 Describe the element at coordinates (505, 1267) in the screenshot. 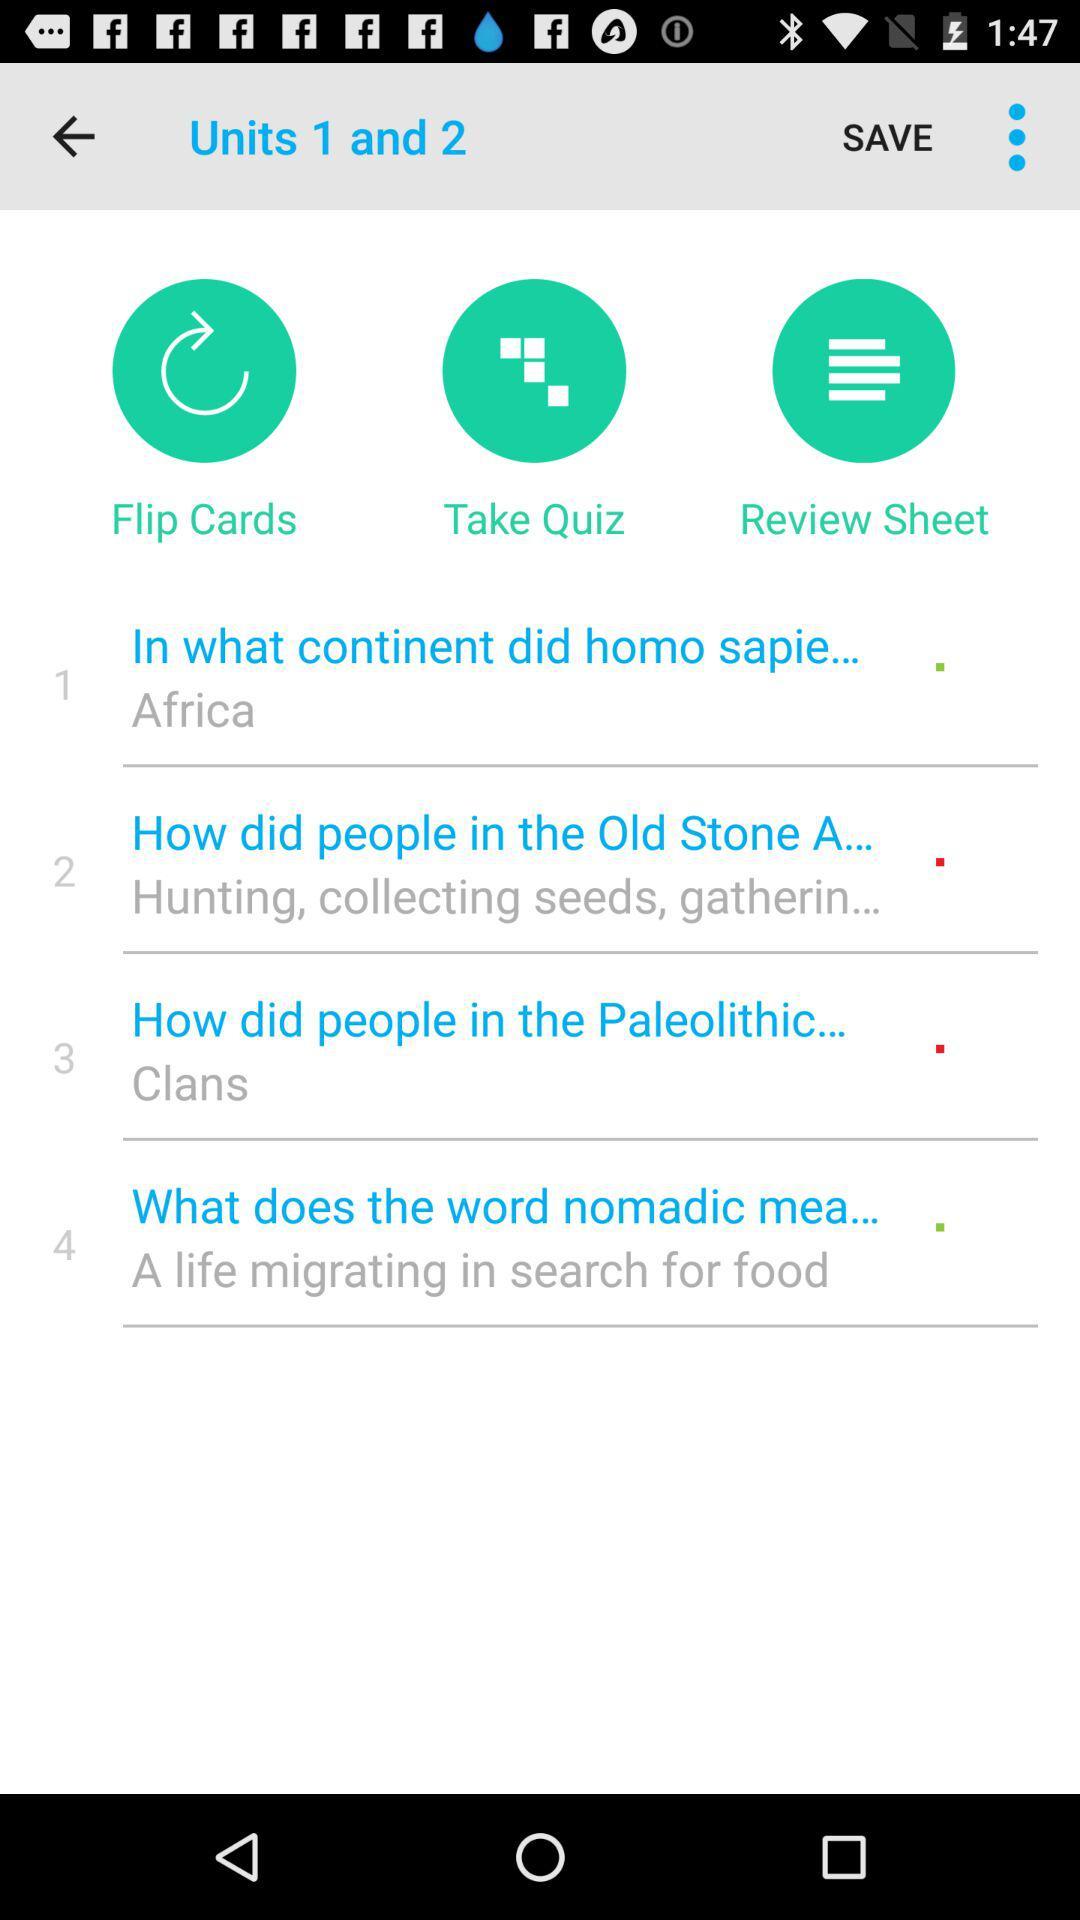

I see `icon below what does the icon` at that location.